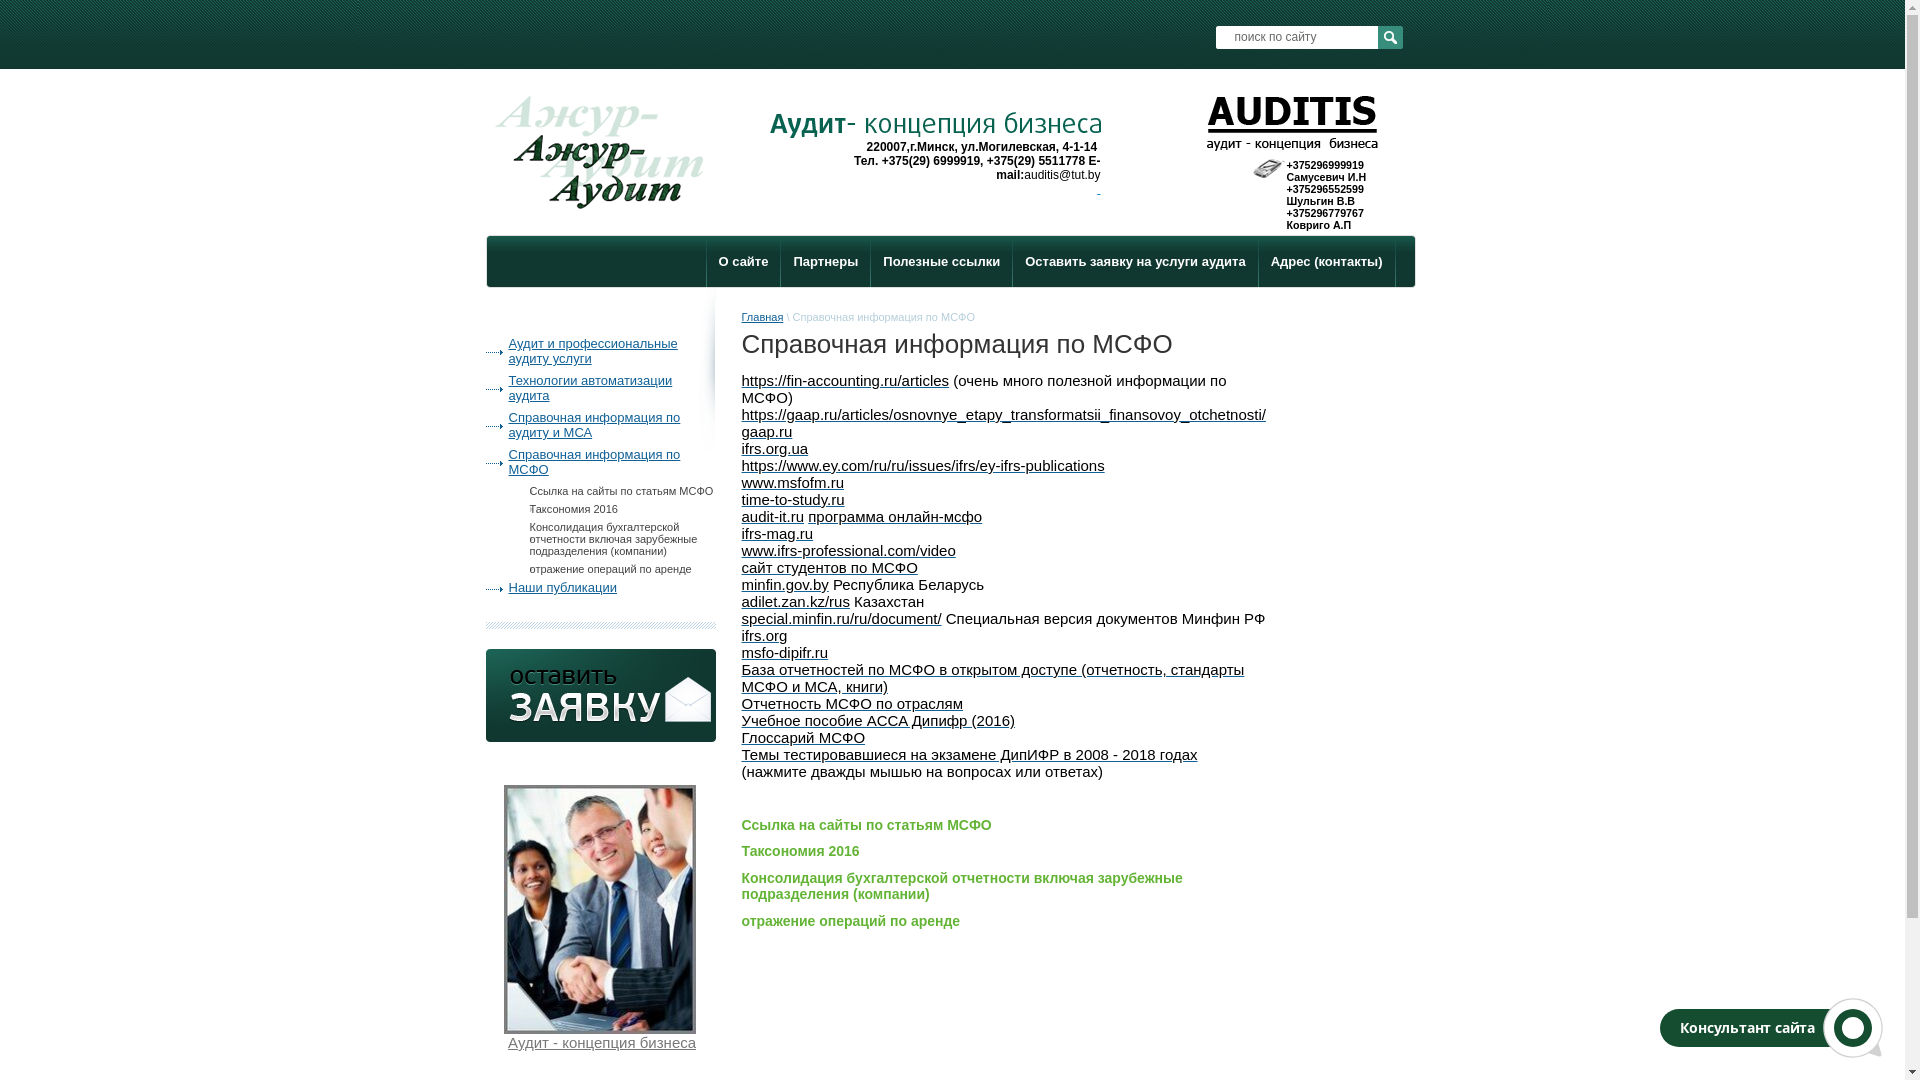 The image size is (1920, 1080). What do you see at coordinates (763, 635) in the screenshot?
I see `'ifrs.org'` at bounding box center [763, 635].